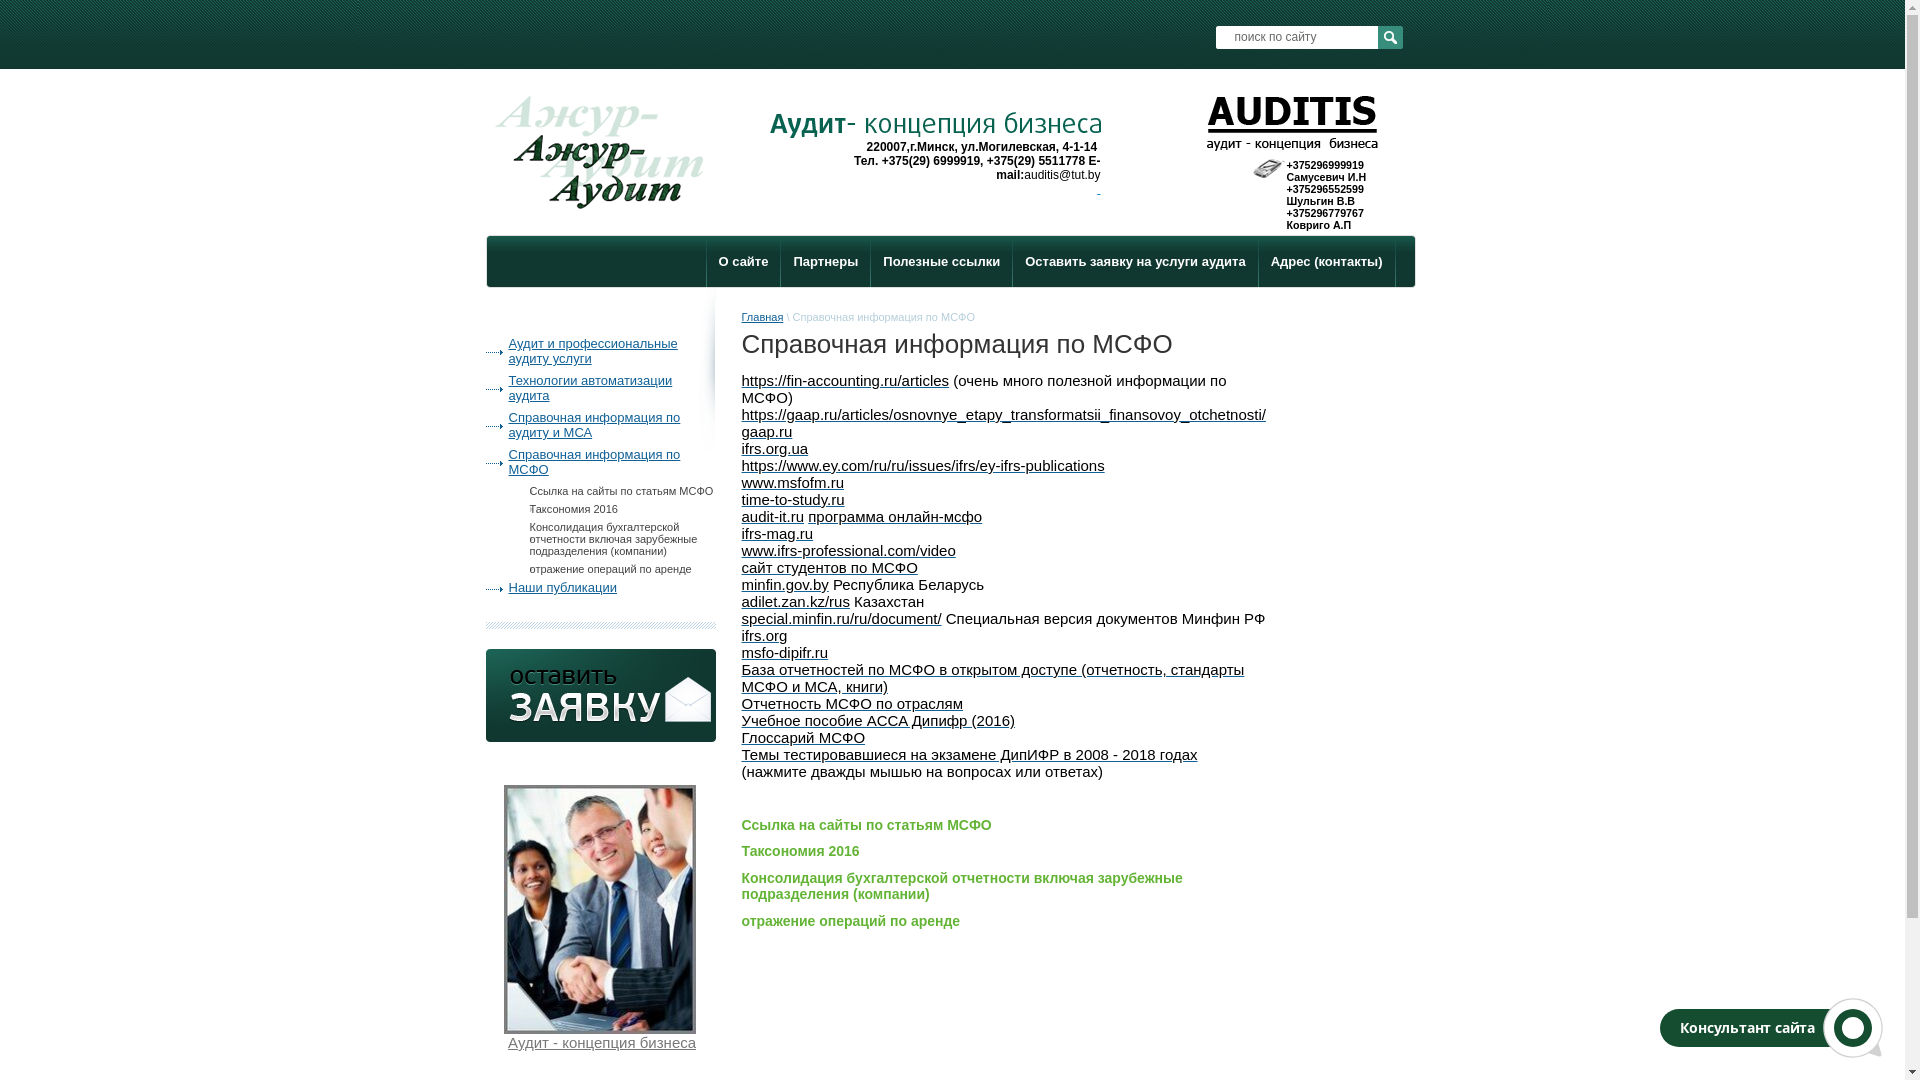 The image size is (1920, 1080). What do you see at coordinates (763, 635) in the screenshot?
I see `'ifrs.org'` at bounding box center [763, 635].